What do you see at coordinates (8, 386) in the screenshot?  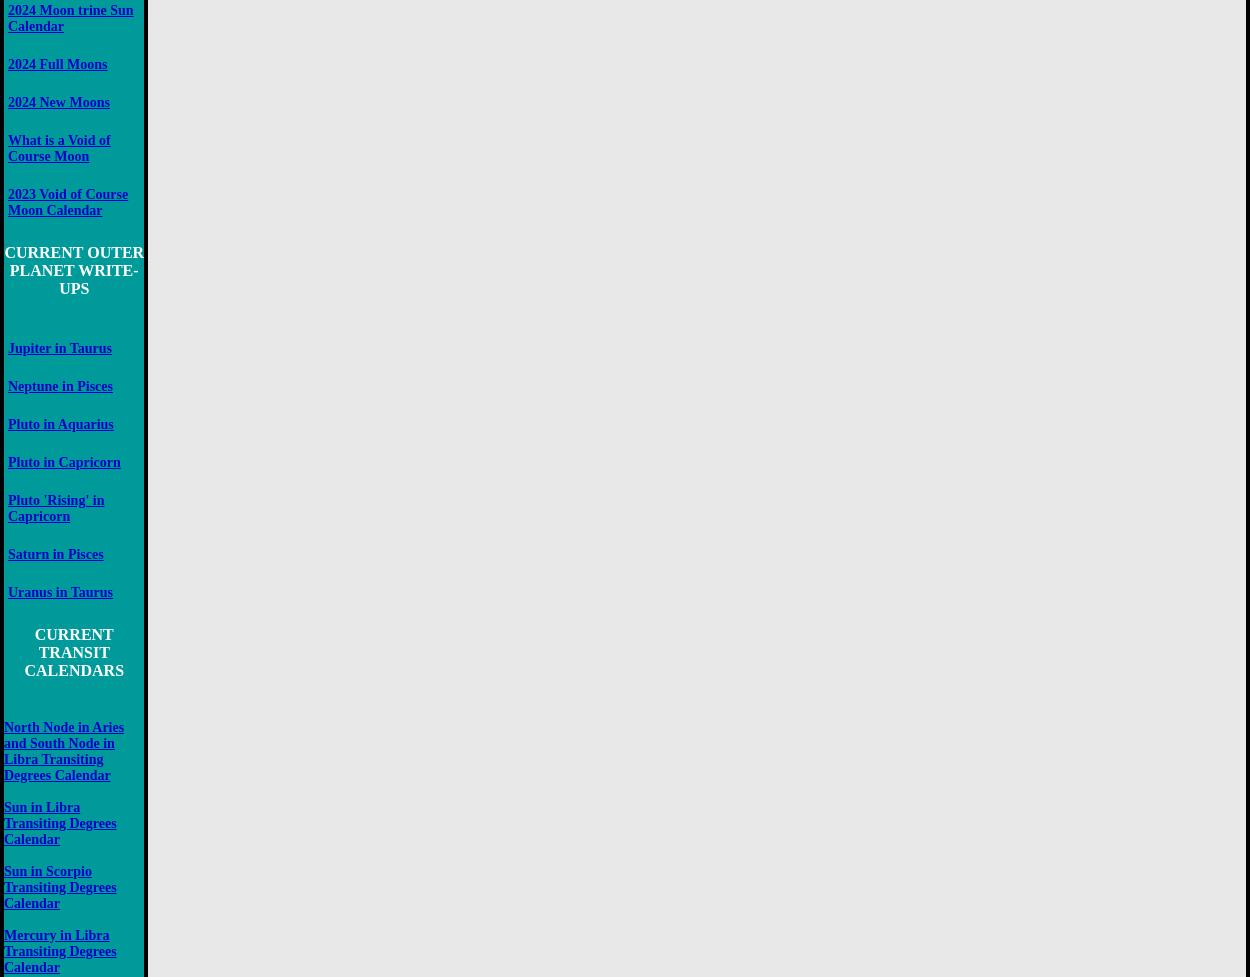 I see `'Neptune in Pisces'` at bounding box center [8, 386].